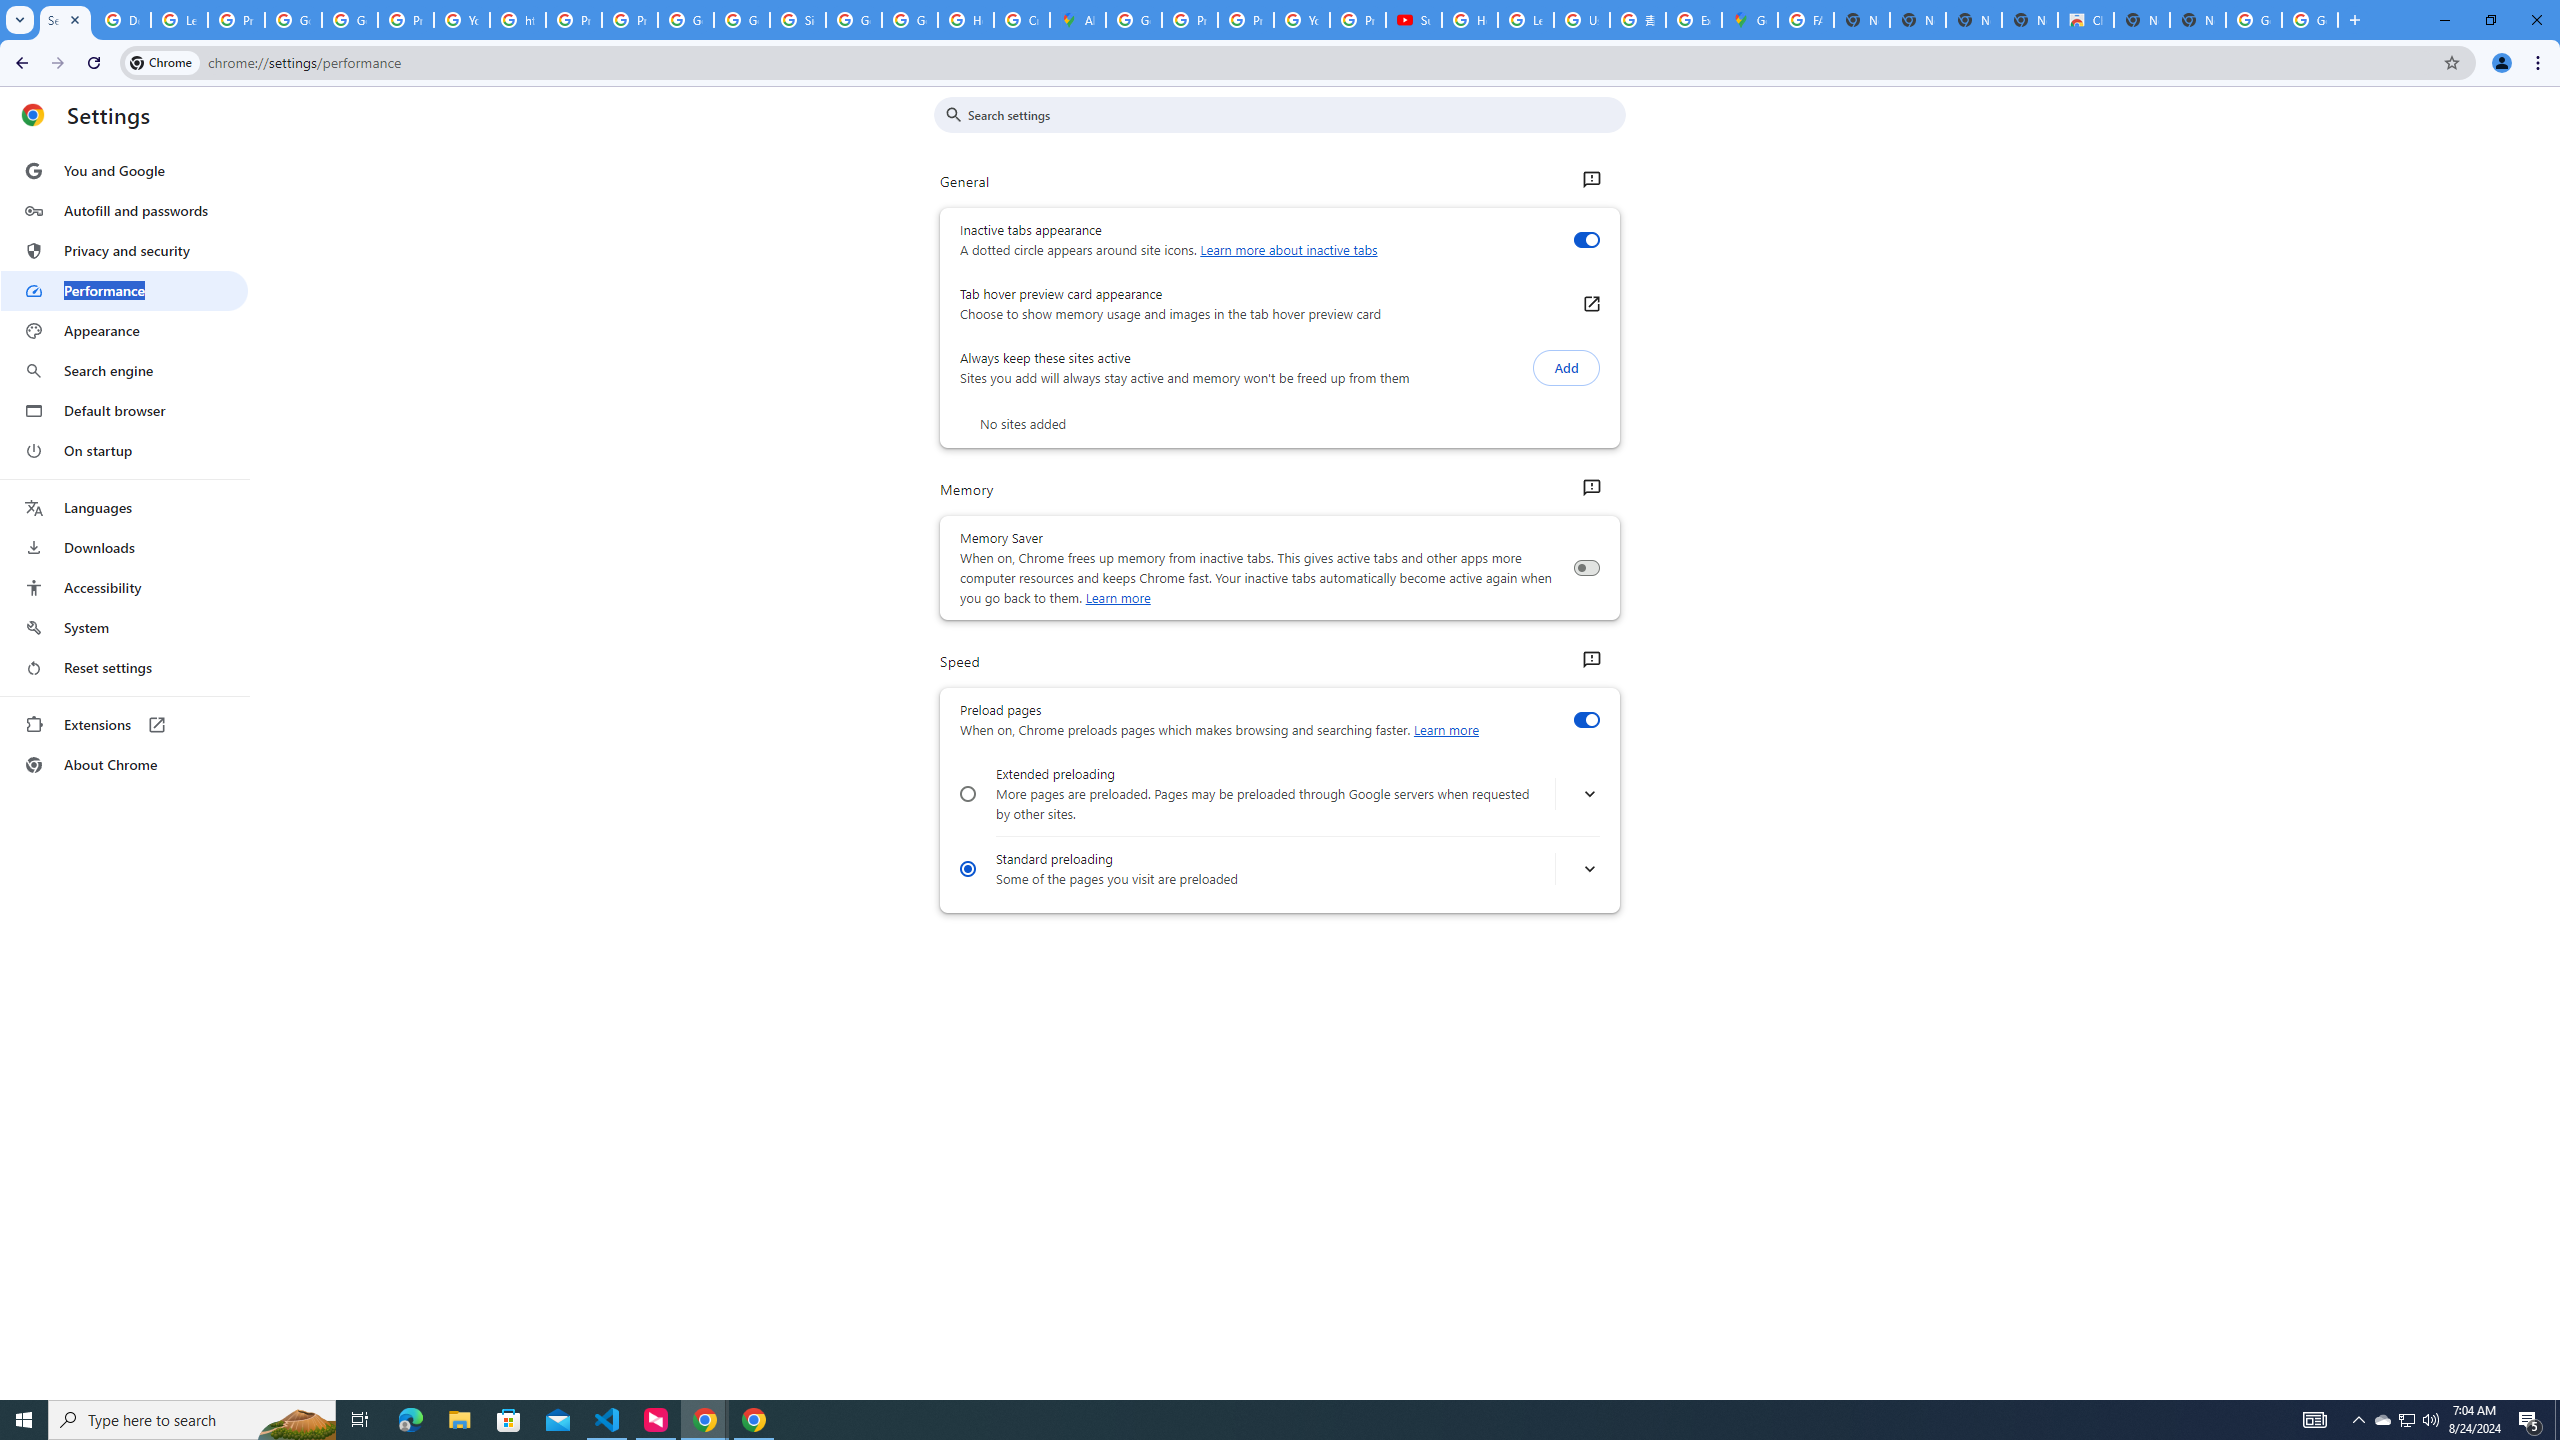 The height and width of the screenshot is (1440, 2560). Describe the element at coordinates (179, 19) in the screenshot. I see `'Learn how to find your photos - Google Photos Help'` at that location.